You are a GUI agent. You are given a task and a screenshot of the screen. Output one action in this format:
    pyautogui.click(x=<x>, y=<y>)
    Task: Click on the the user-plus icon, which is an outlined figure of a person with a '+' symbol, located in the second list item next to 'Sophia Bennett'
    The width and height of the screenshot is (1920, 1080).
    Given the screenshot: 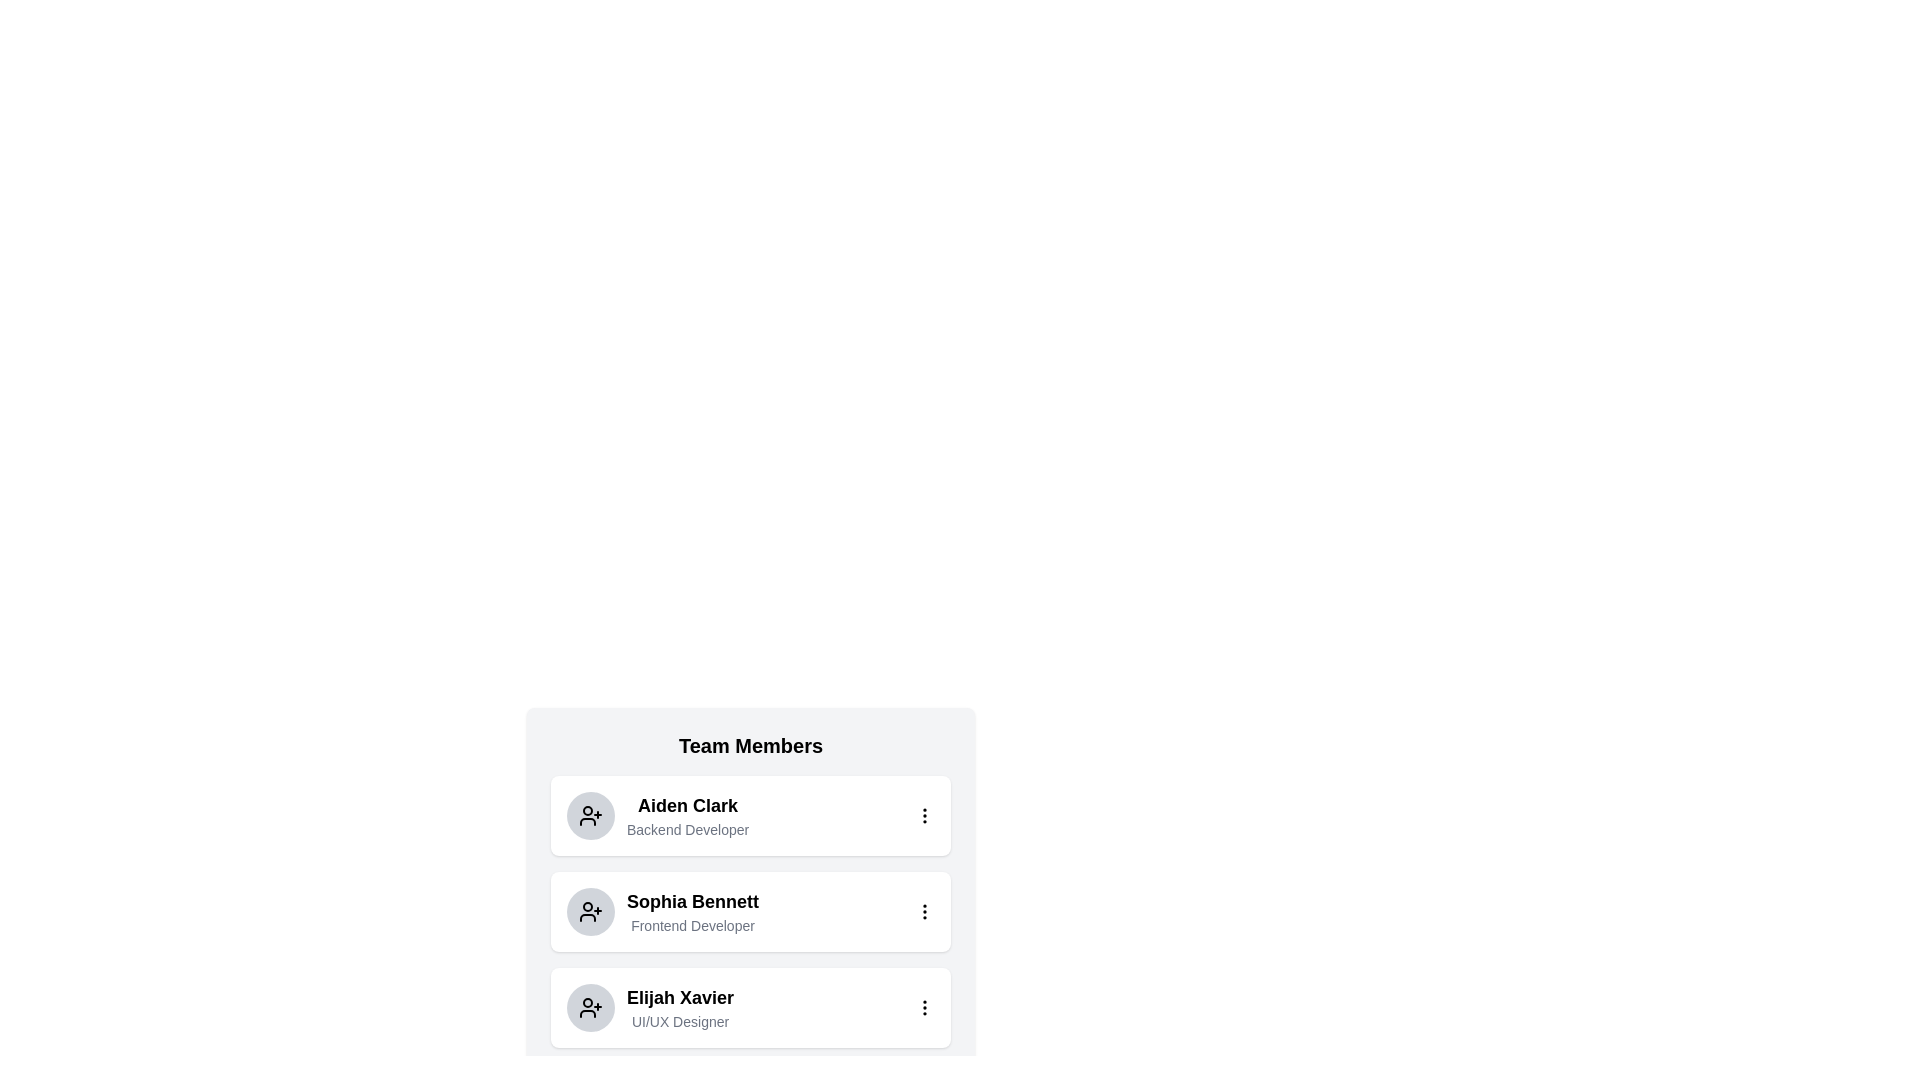 What is the action you would take?
    pyautogui.click(x=589, y=911)
    